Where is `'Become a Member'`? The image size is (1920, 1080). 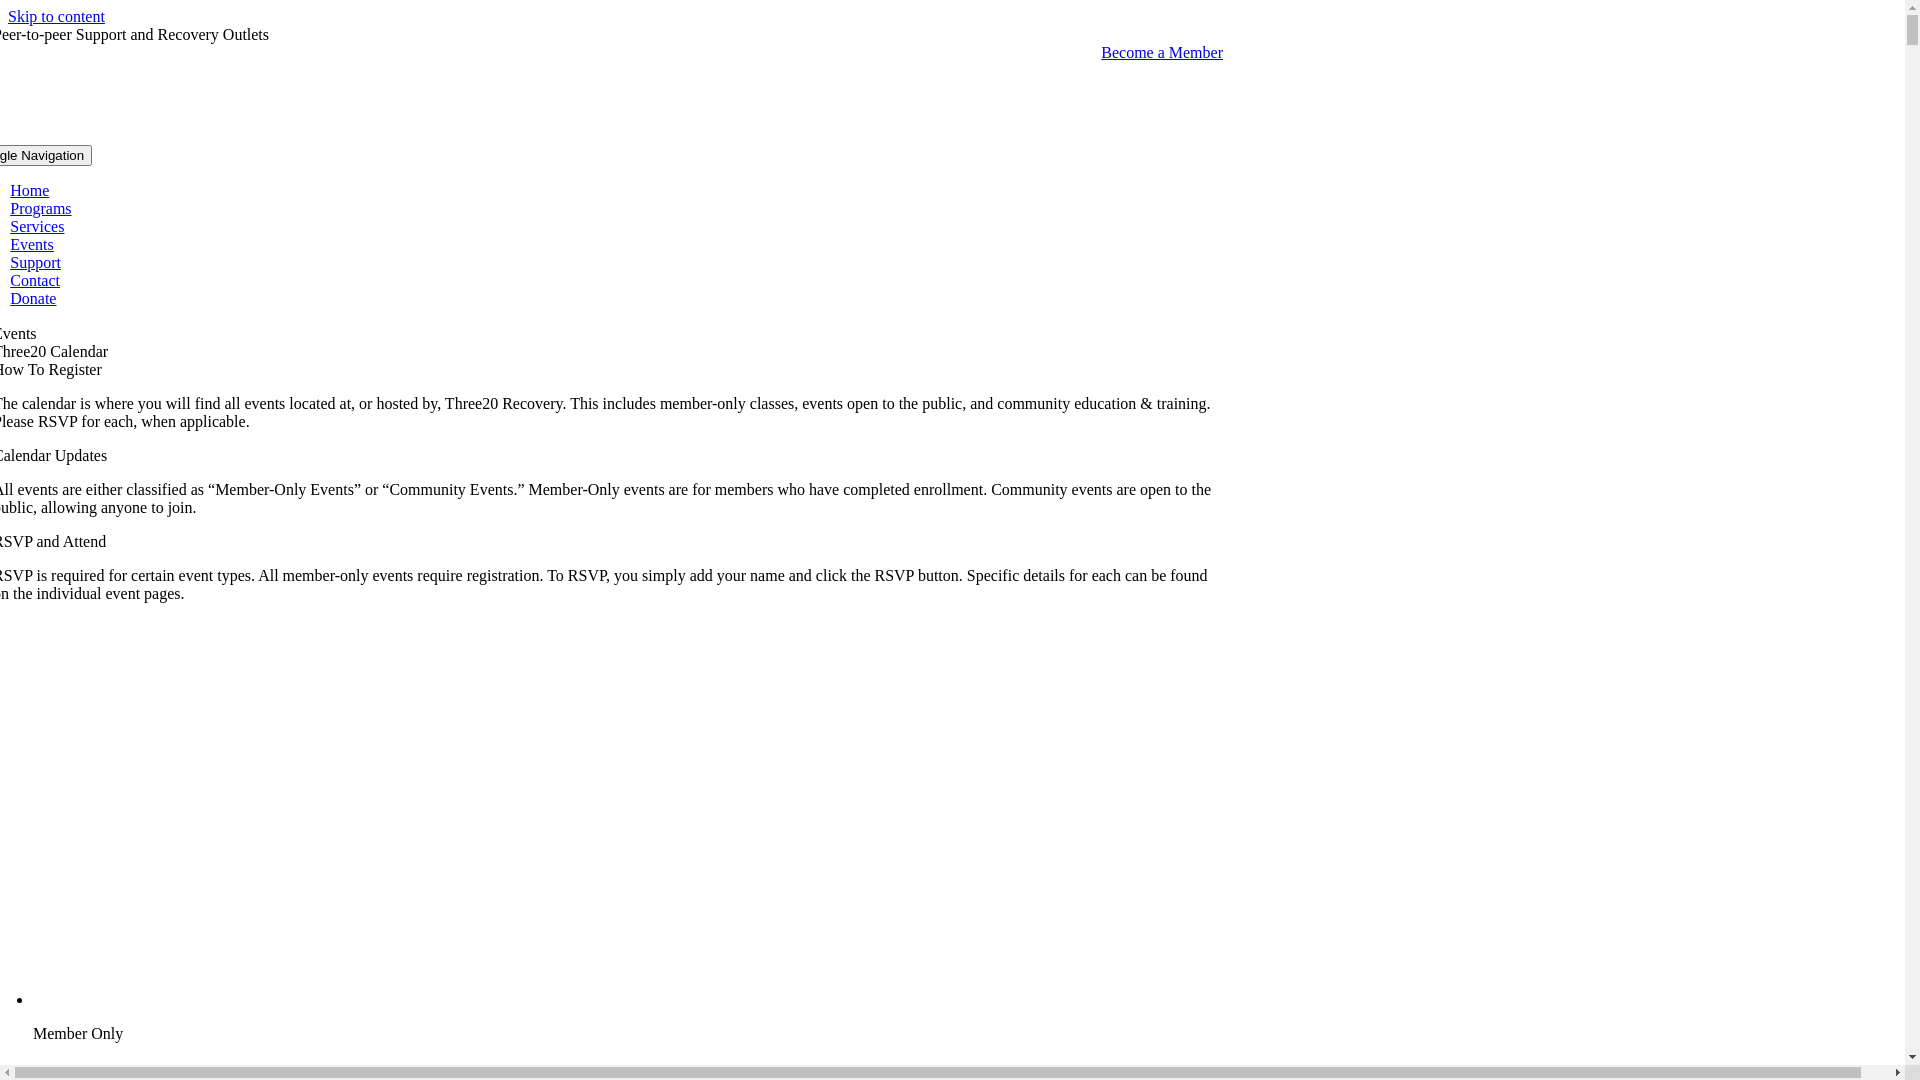
'Become a Member' is located at coordinates (1161, 51).